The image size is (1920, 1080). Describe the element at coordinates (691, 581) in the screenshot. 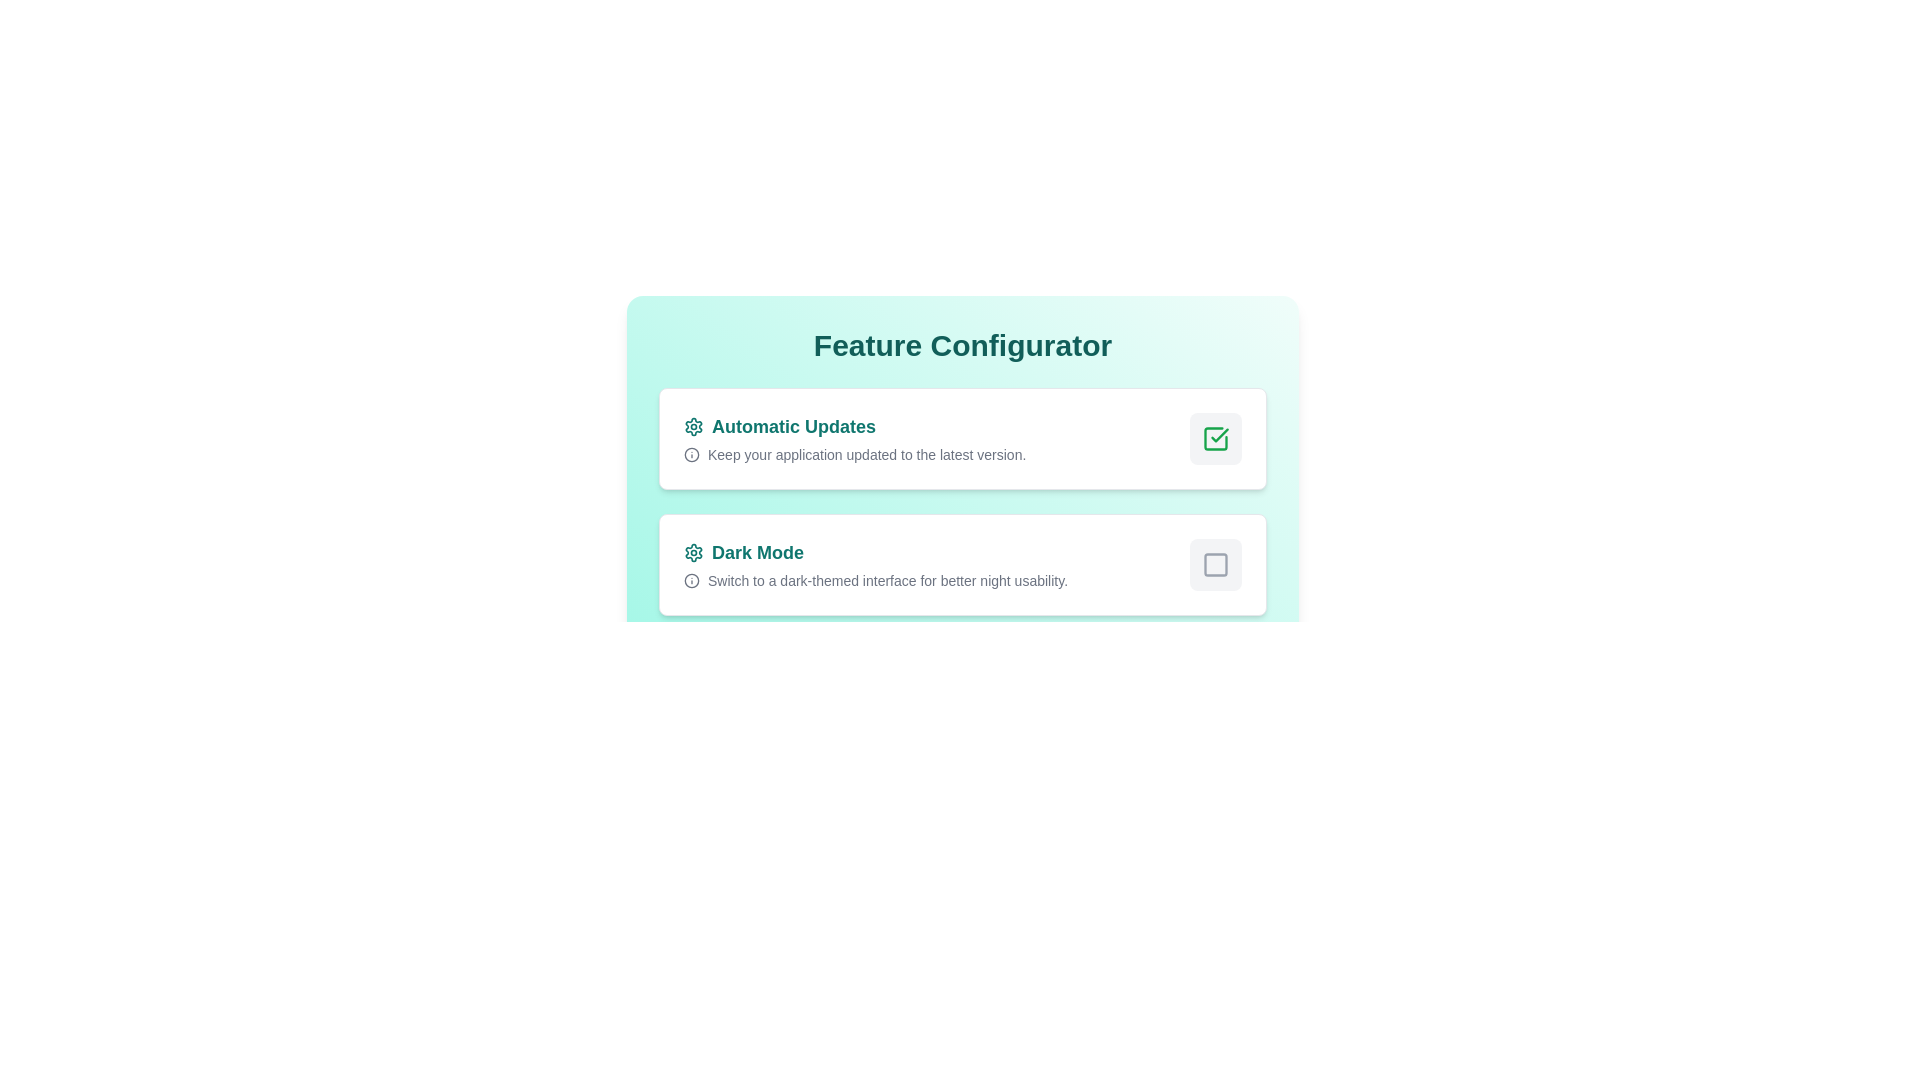

I see `the informational icon located immediately to the left of the text 'Switch to a dark-themed interface for better night usability.' in the 'Dark Mode' section` at that location.